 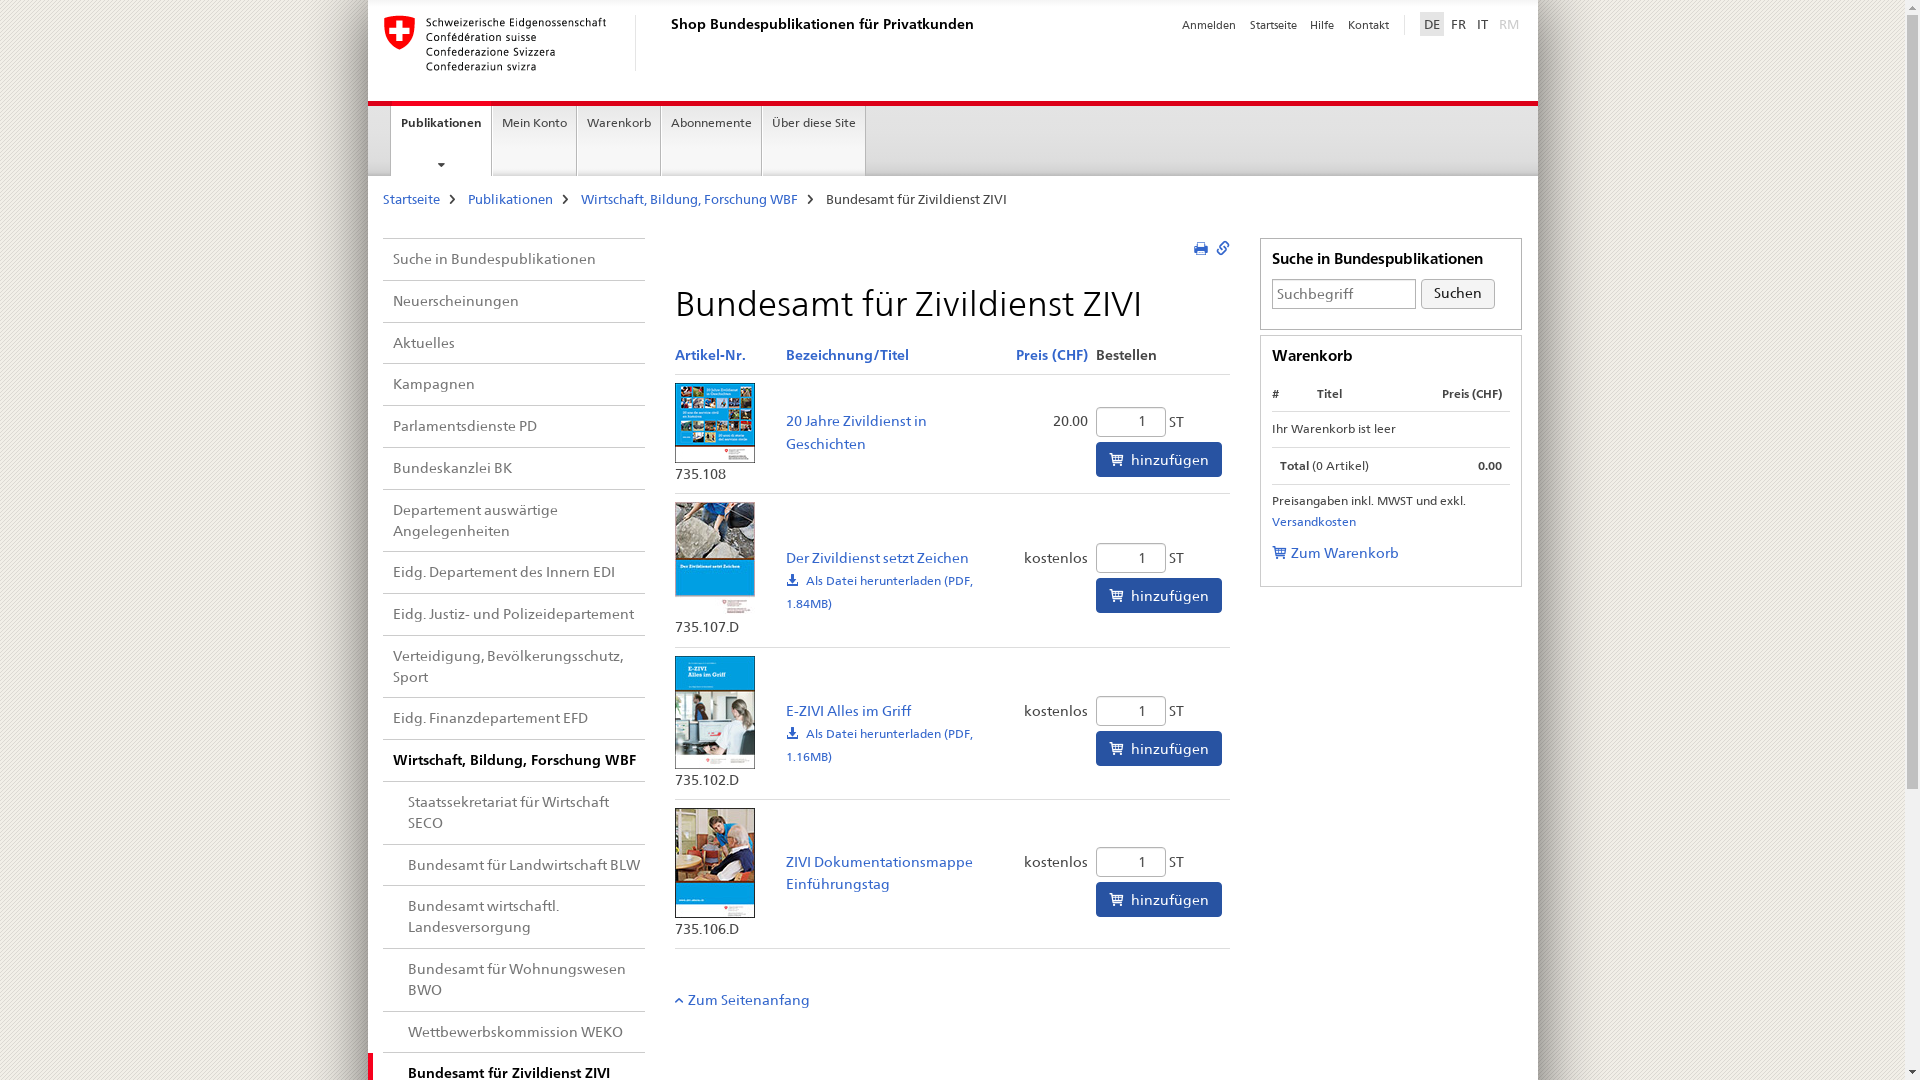 What do you see at coordinates (1481, 23) in the screenshot?
I see `'IT'` at bounding box center [1481, 23].